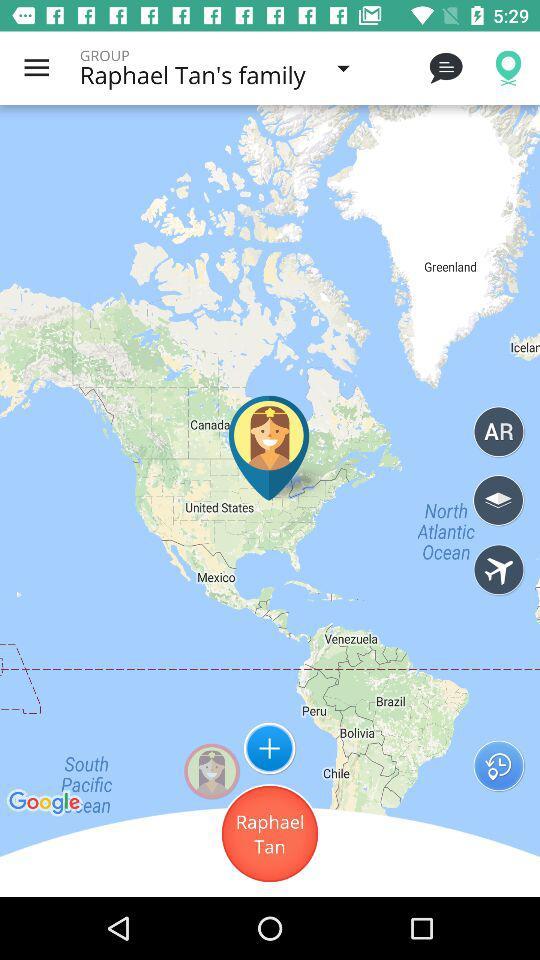 The image size is (540, 960). What do you see at coordinates (498, 570) in the screenshot?
I see `the flight icon` at bounding box center [498, 570].